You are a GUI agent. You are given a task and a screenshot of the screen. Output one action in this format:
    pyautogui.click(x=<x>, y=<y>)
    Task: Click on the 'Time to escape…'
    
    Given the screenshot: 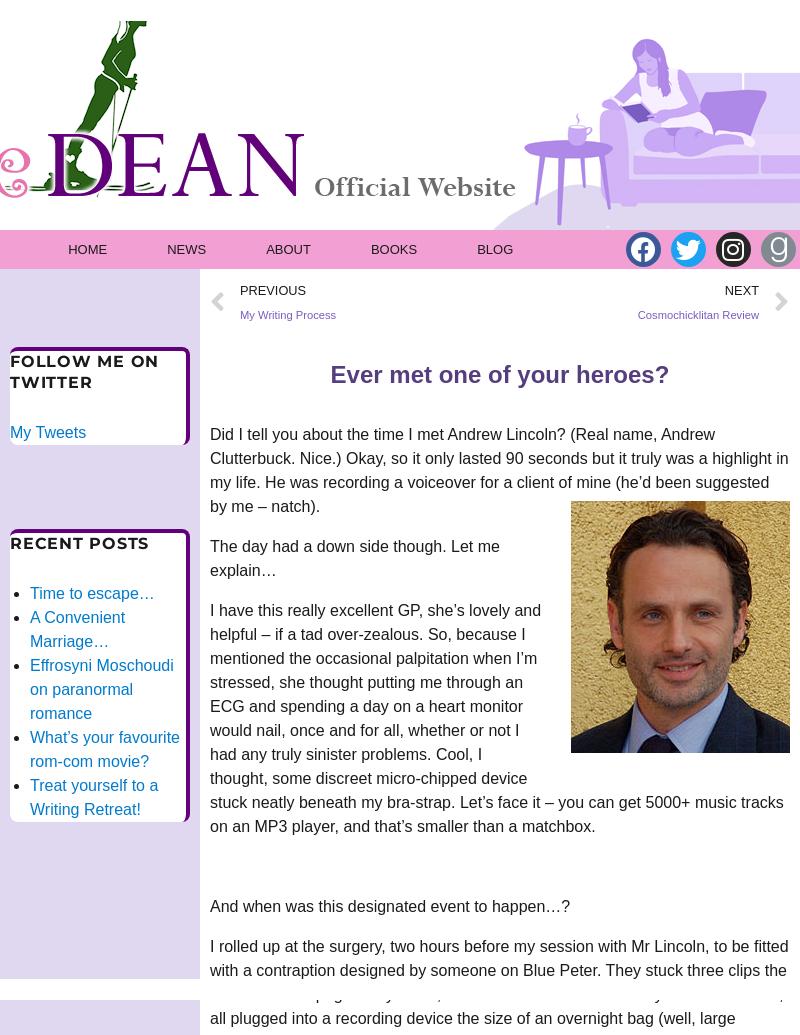 What is the action you would take?
    pyautogui.click(x=92, y=592)
    